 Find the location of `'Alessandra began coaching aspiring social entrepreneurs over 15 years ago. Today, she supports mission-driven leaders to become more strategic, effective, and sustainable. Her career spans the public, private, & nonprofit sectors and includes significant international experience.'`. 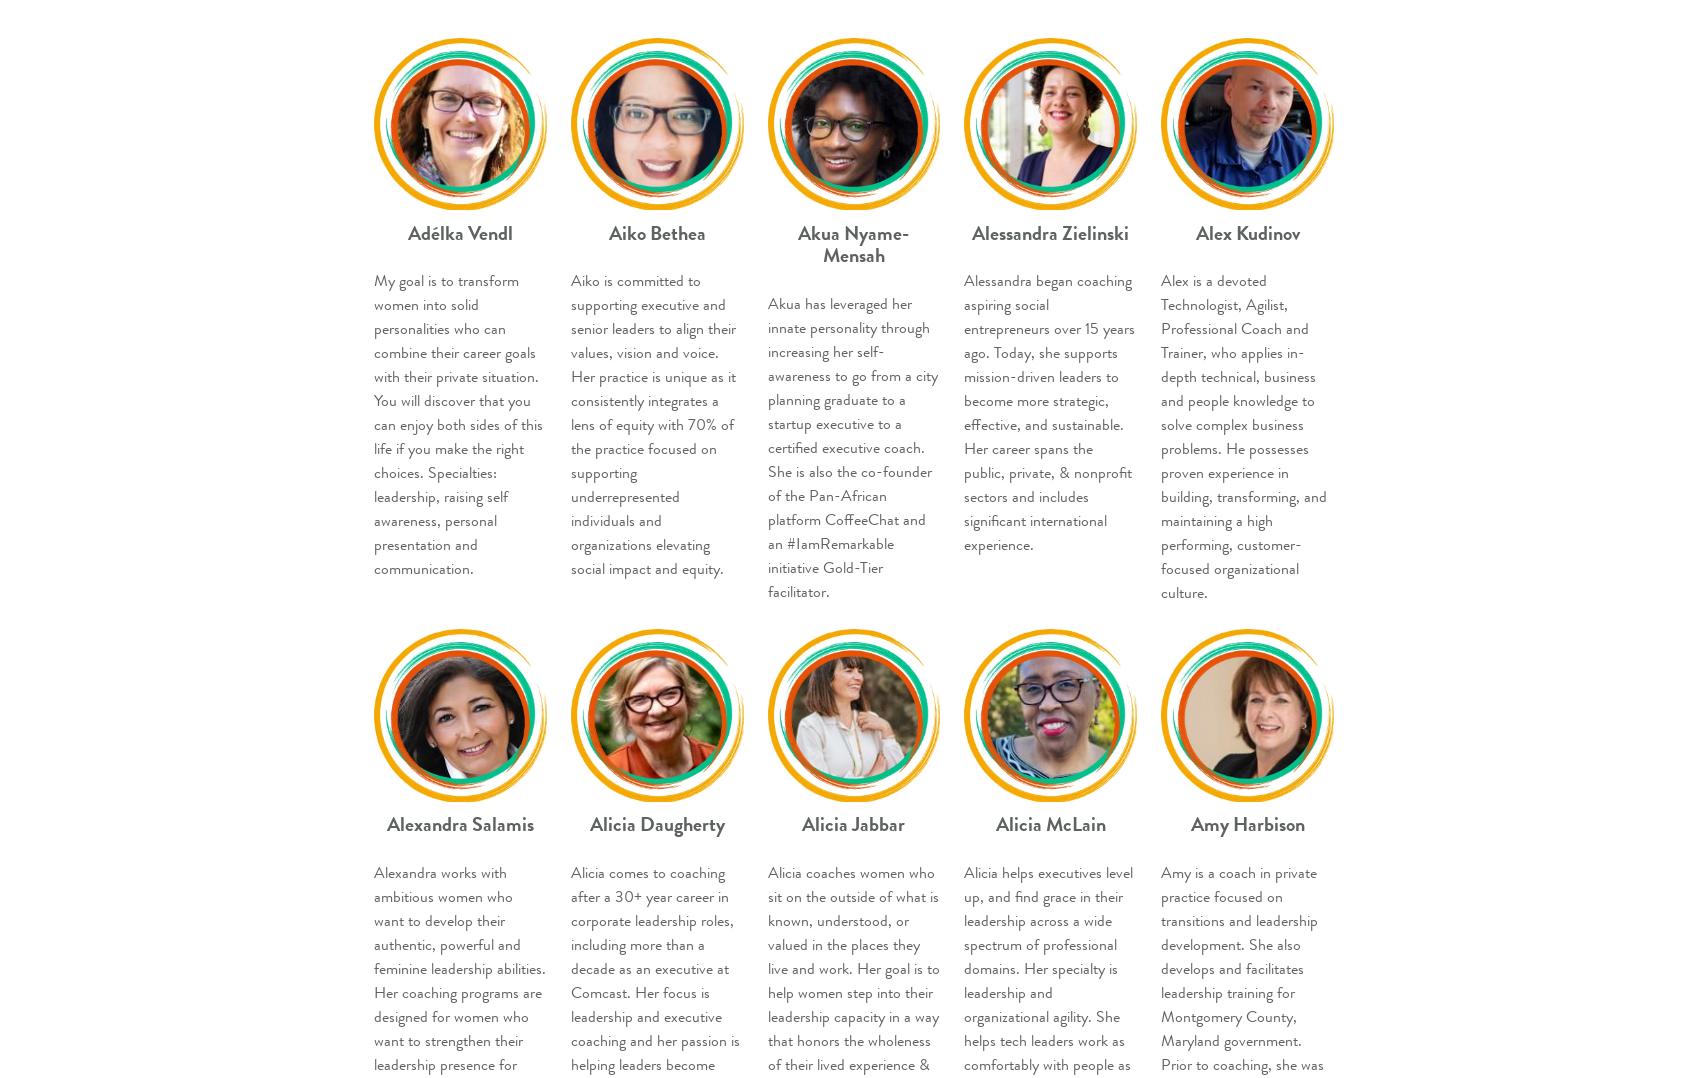

'Alessandra began coaching aspiring social entrepreneurs over 15 years ago. Today, she supports mission-driven leaders to become more strategic, effective, and sustainable. Her career spans the public, private, & nonprofit sectors and includes significant international experience.' is located at coordinates (1049, 411).